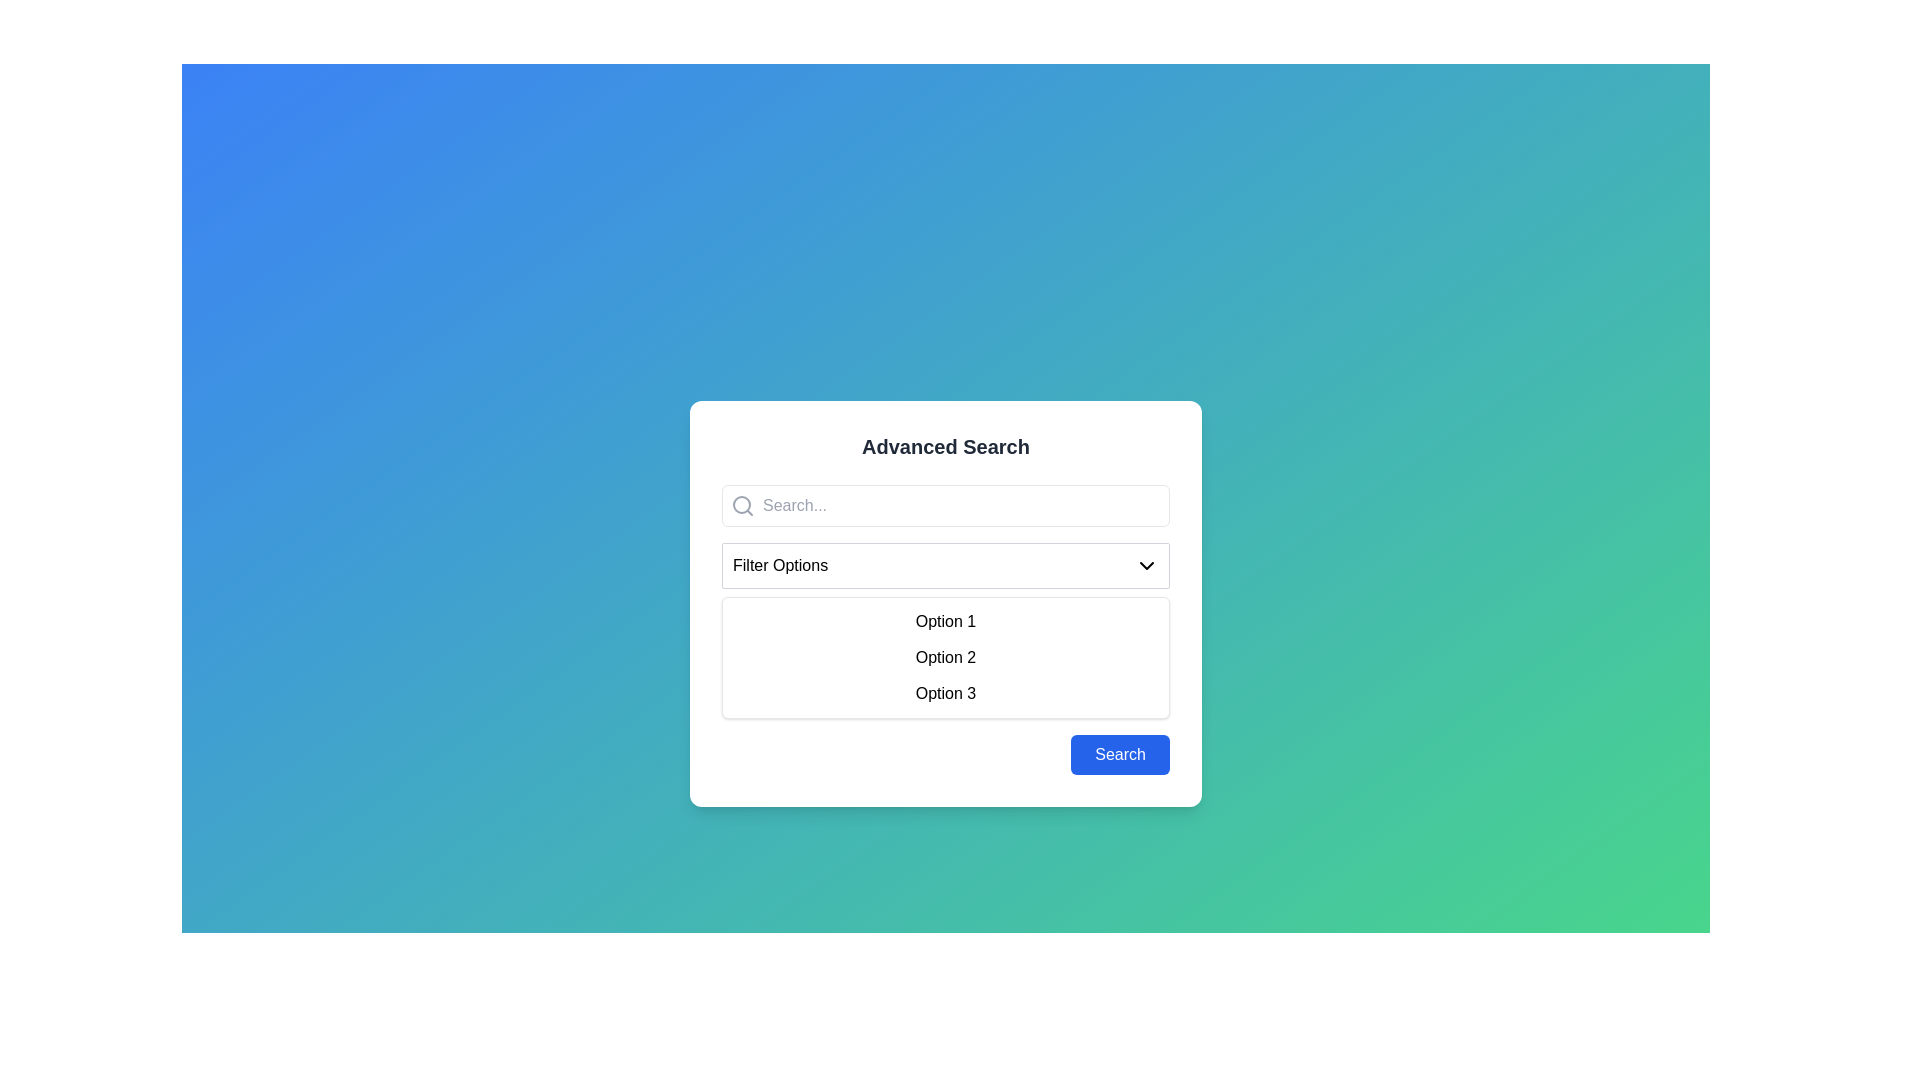  Describe the element at coordinates (944, 620) in the screenshot. I see `the 'Option 1' list item, which is the first item in a vertical list of selectable options styled with rounded corners and a light gray background` at that location.